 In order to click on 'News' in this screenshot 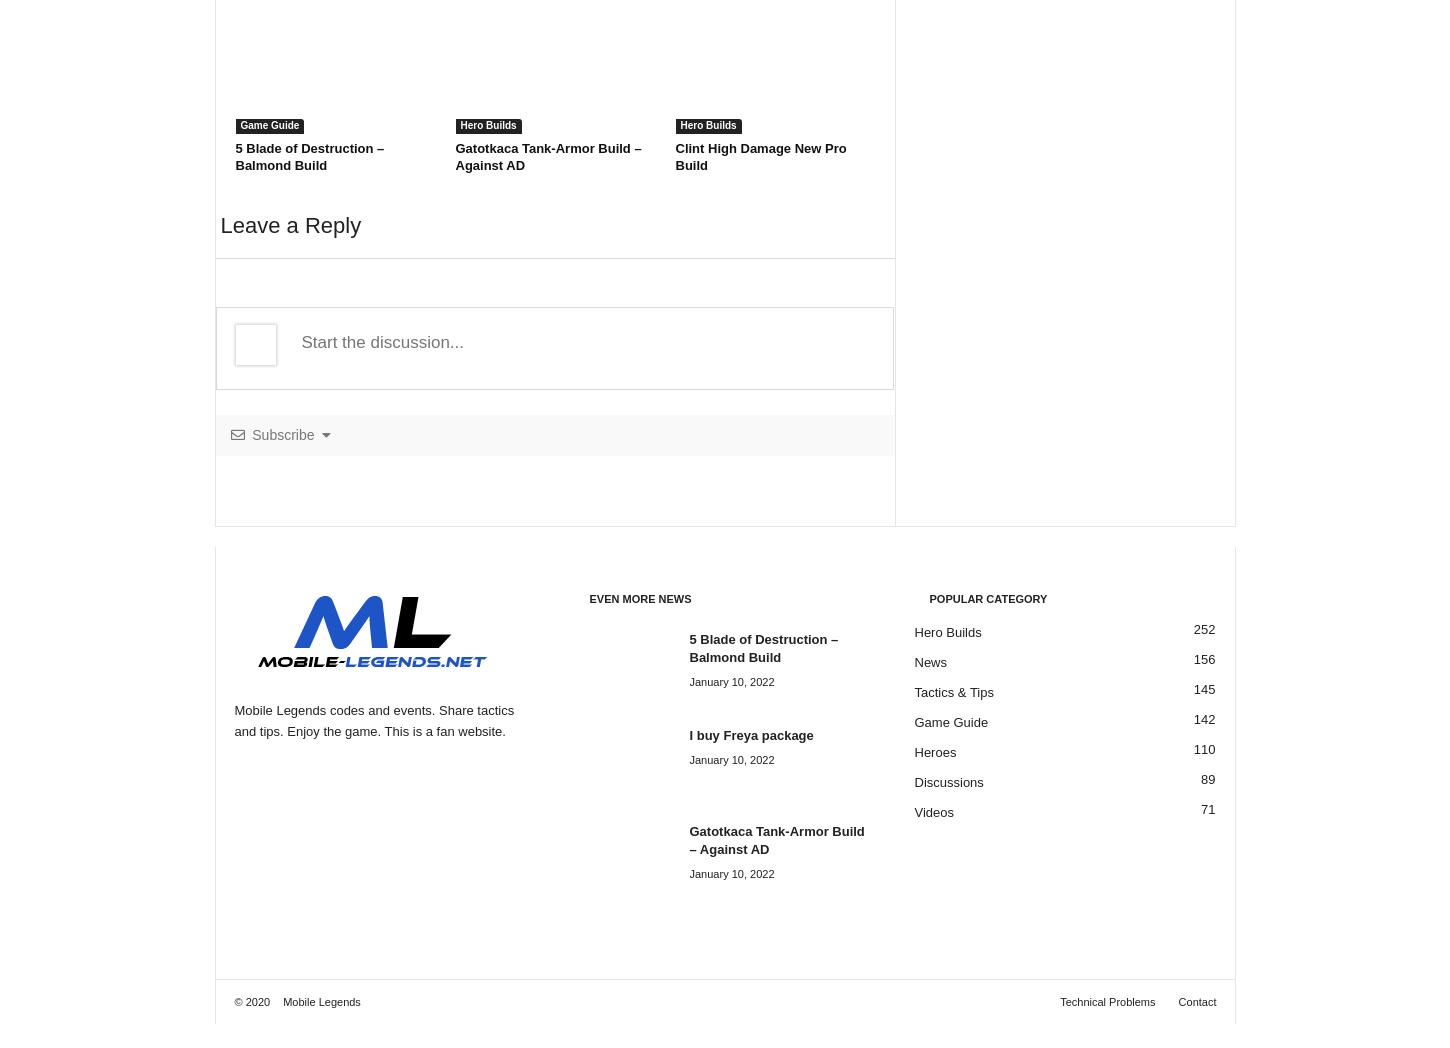, I will do `click(929, 662)`.